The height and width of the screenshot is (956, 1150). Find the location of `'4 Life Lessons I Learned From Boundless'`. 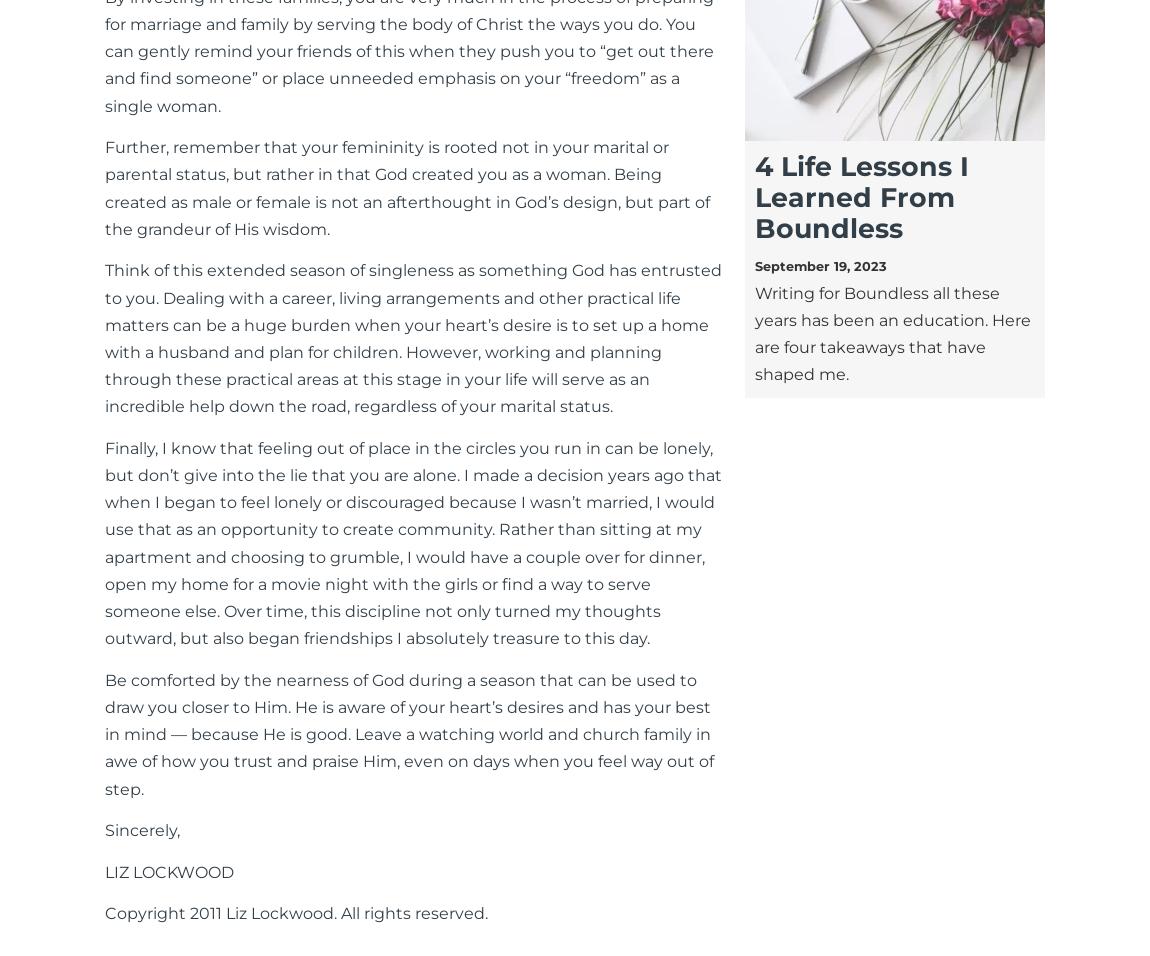

'4 Life Lessons I Learned From Boundless' is located at coordinates (860, 197).